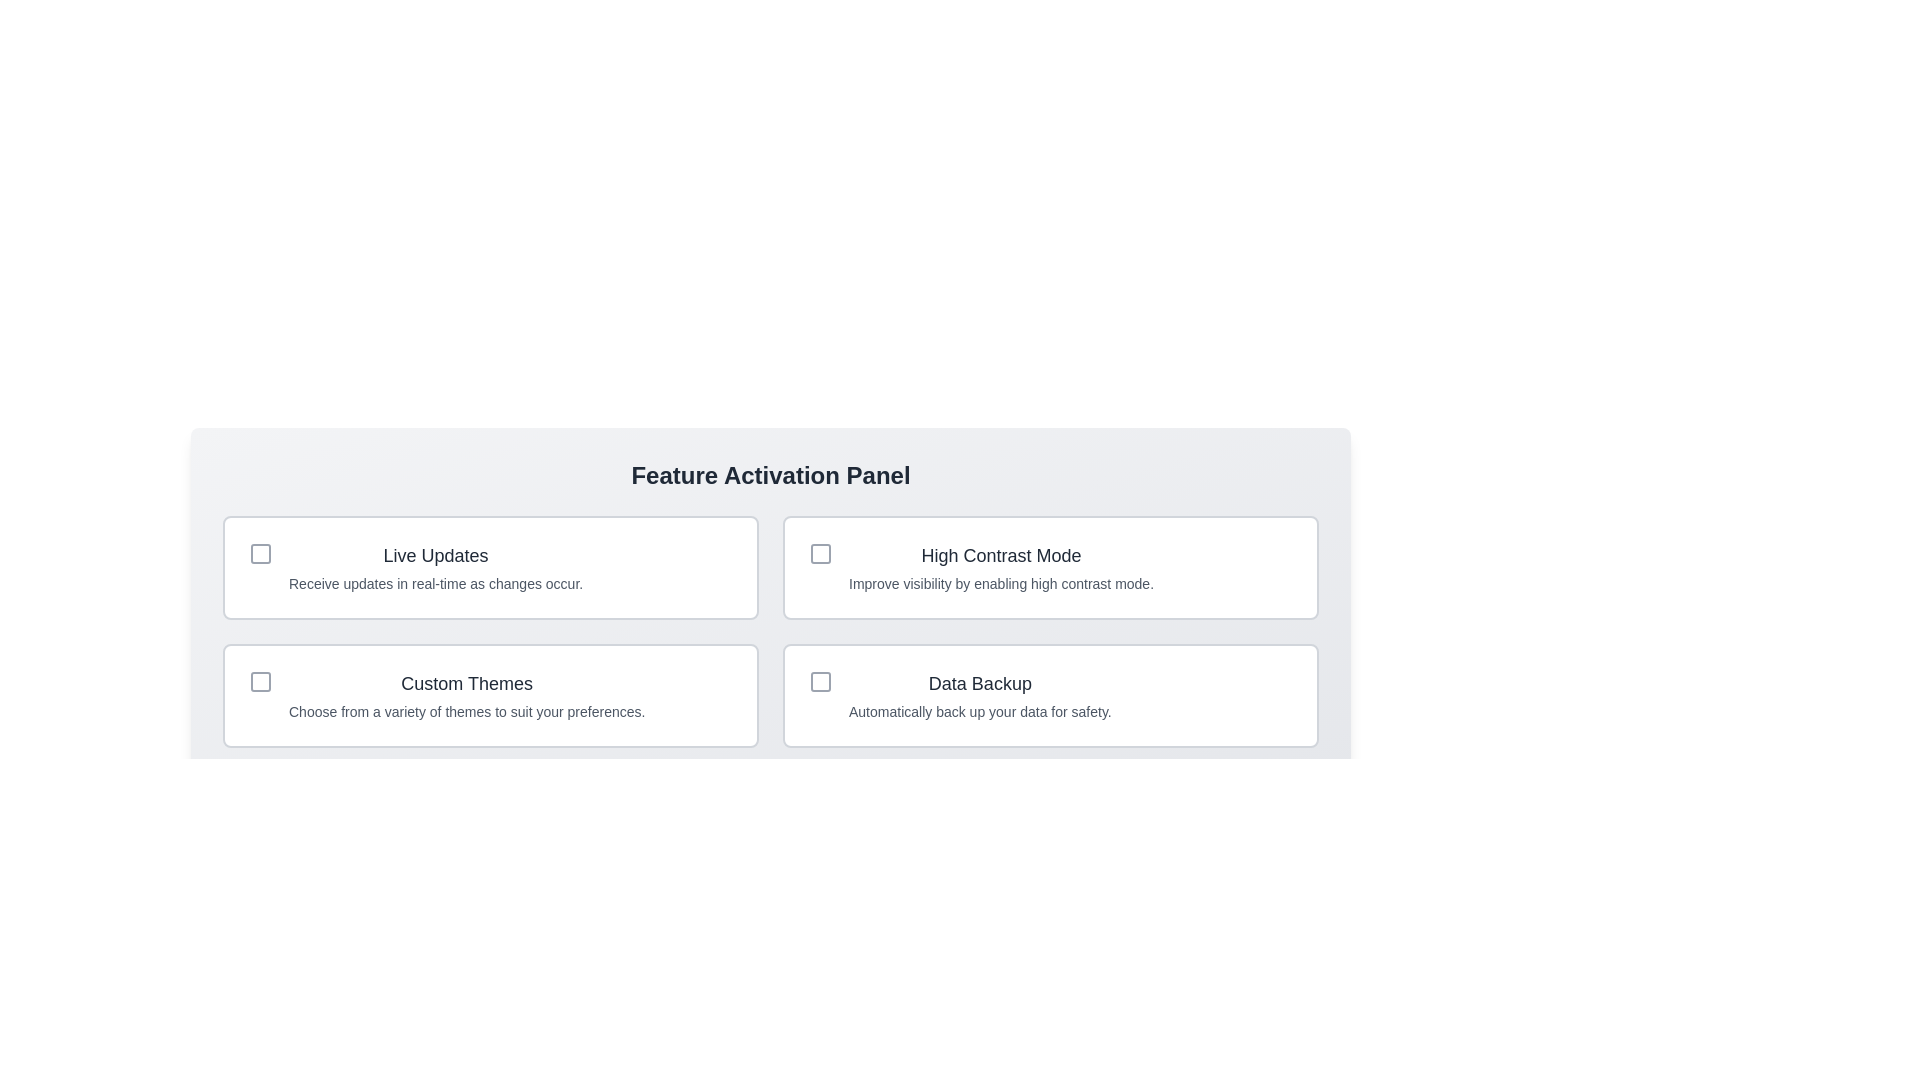 Image resolution: width=1920 pixels, height=1080 pixels. What do you see at coordinates (1050, 694) in the screenshot?
I see `the checkbox in the Feature Selection Card labeled 'Data Backup'` at bounding box center [1050, 694].